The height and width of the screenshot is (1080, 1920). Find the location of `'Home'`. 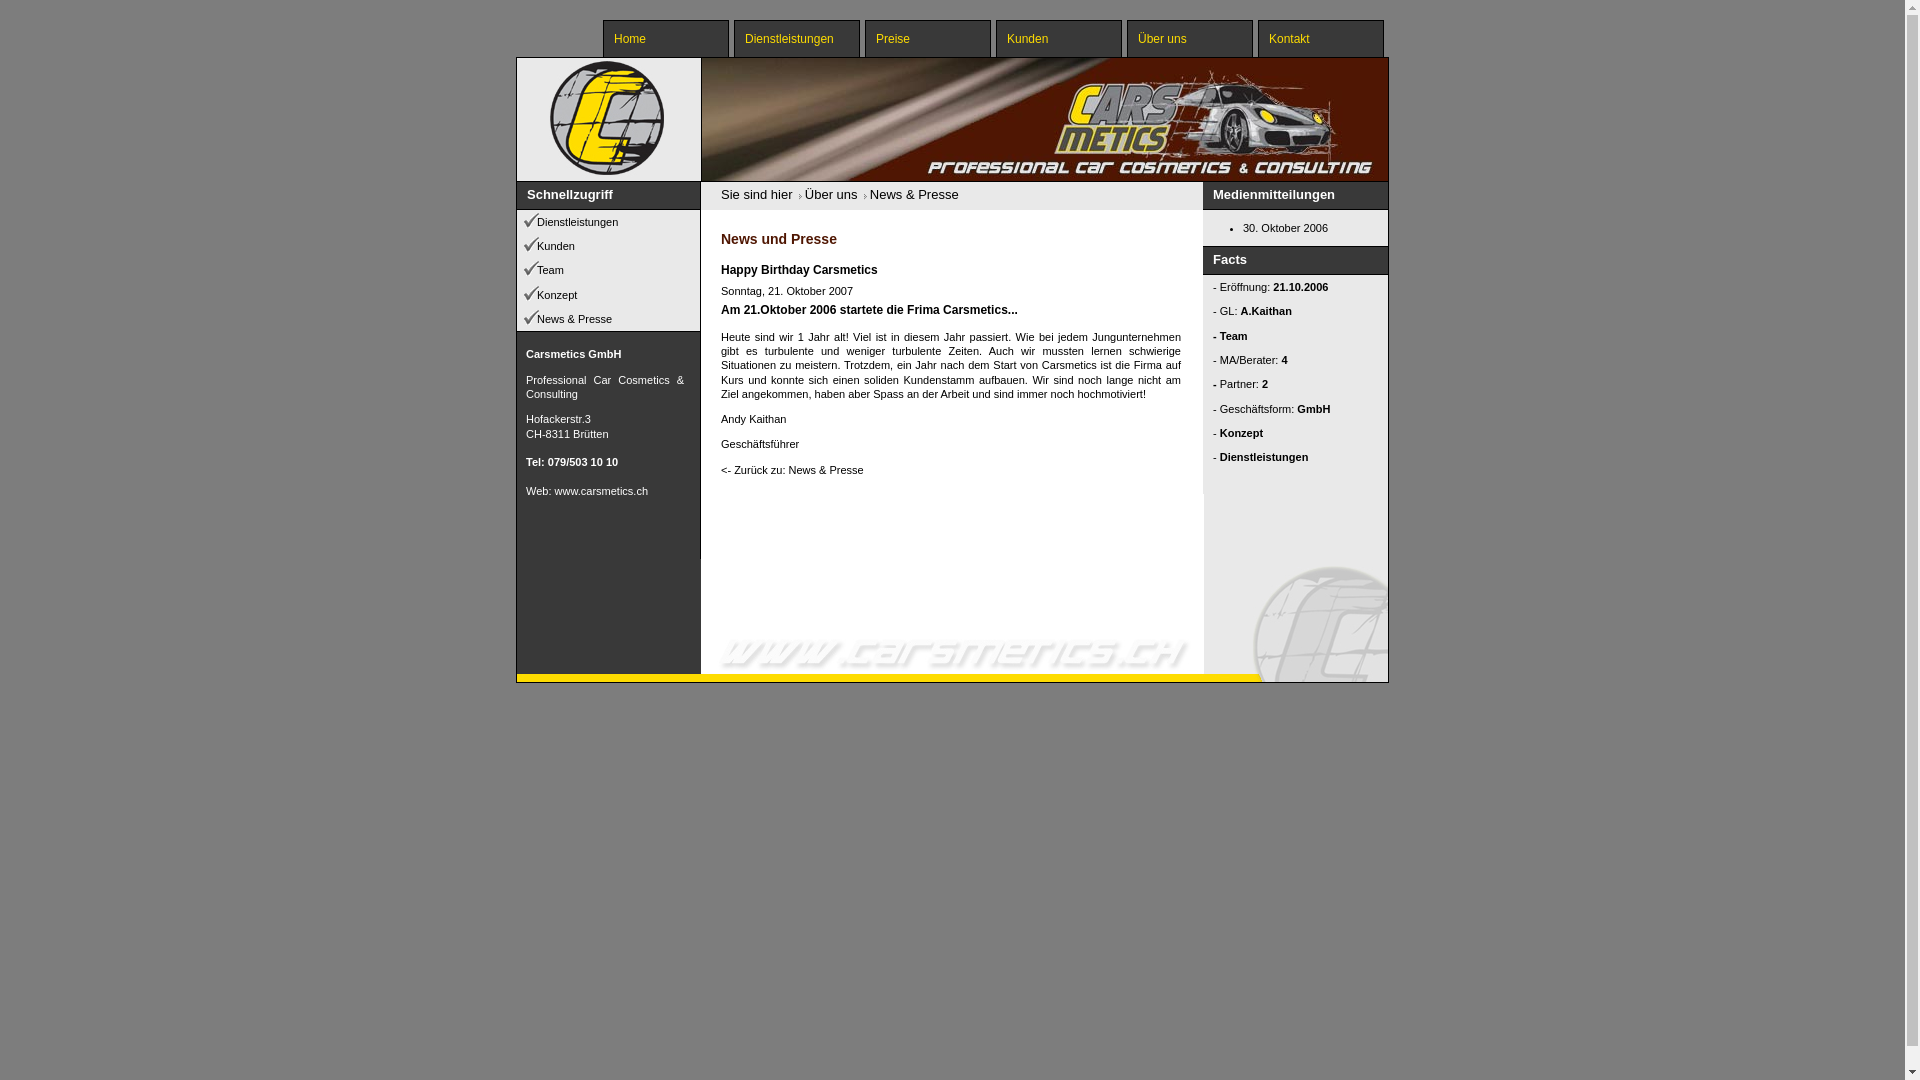

'Home' is located at coordinates (666, 38).